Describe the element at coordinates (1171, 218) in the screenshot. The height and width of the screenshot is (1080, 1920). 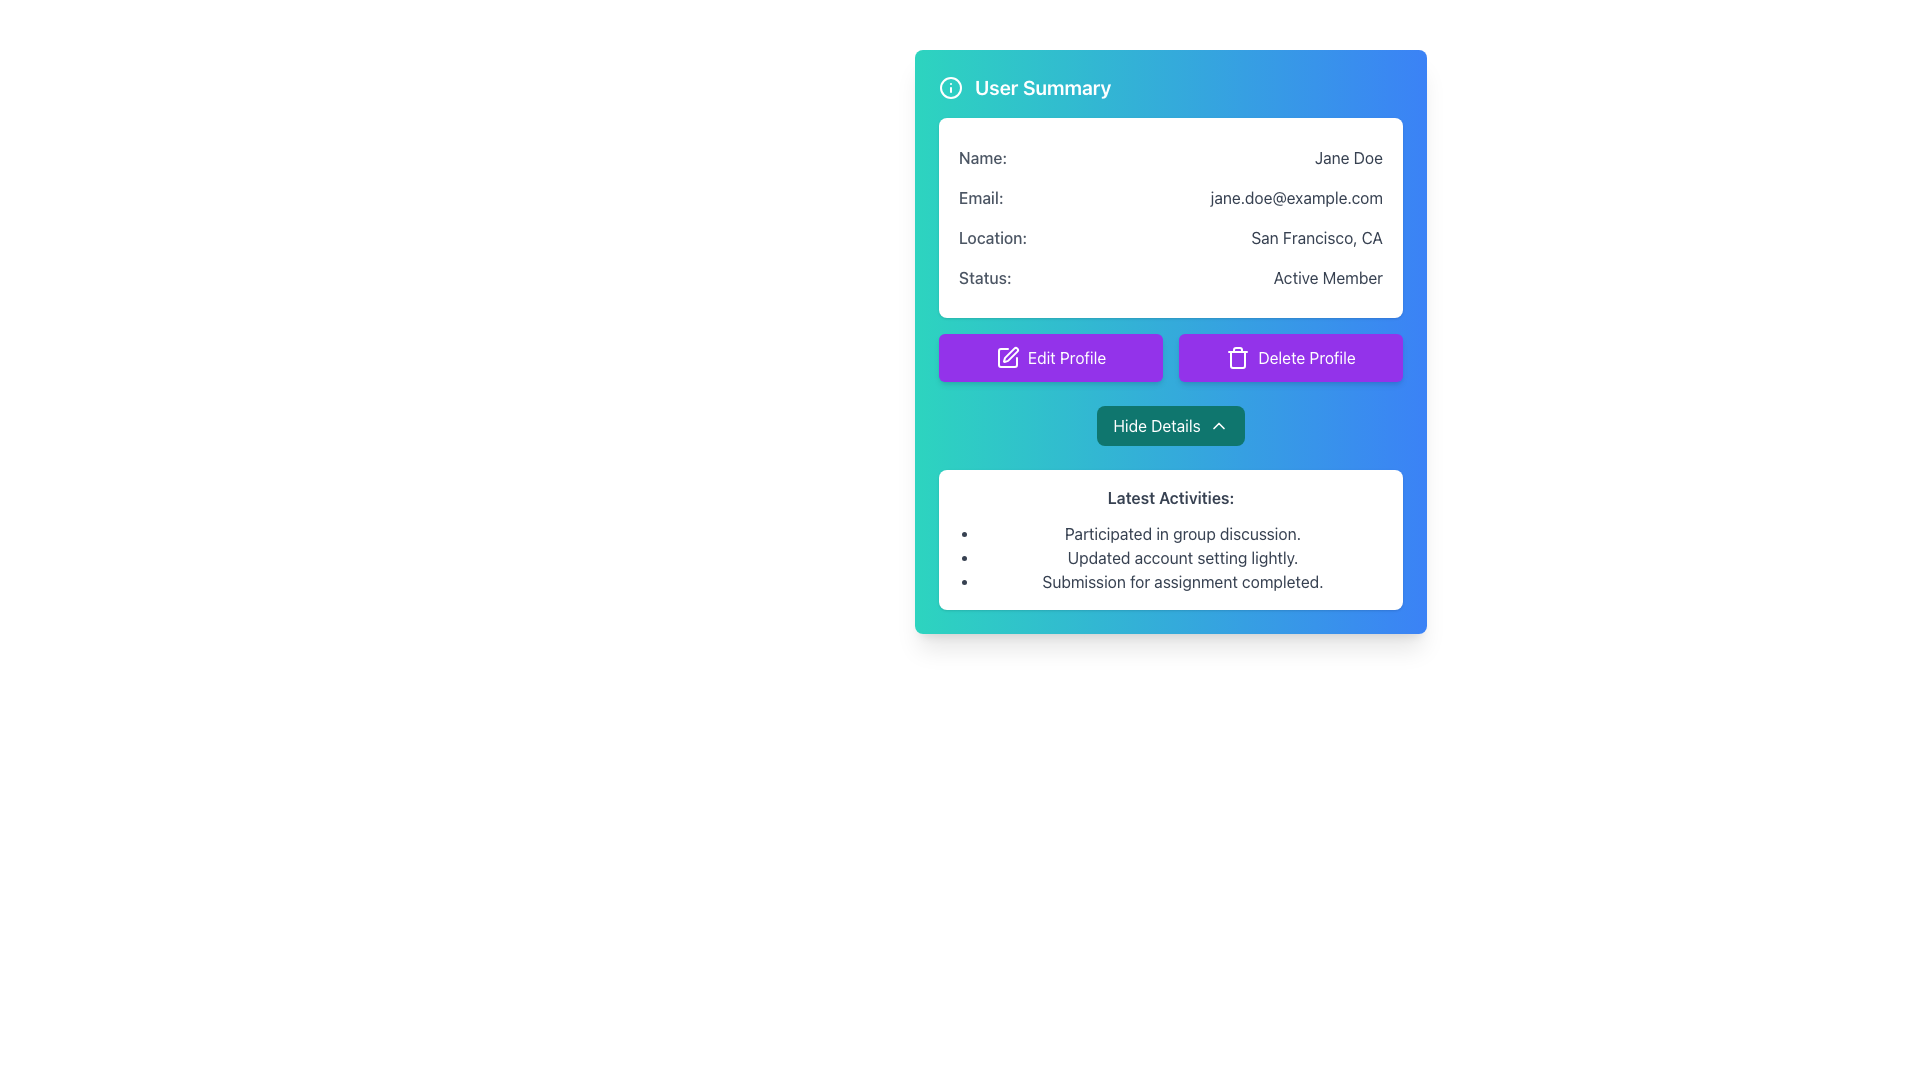
I see `information displayed in the rectangular section located in the upper-middle section of the card, which includes the details about 'Name: Jane Doe', 'Email: jane.doe@example.com', 'Location: San Francisco, CA', and 'Status: Active Member'` at that location.